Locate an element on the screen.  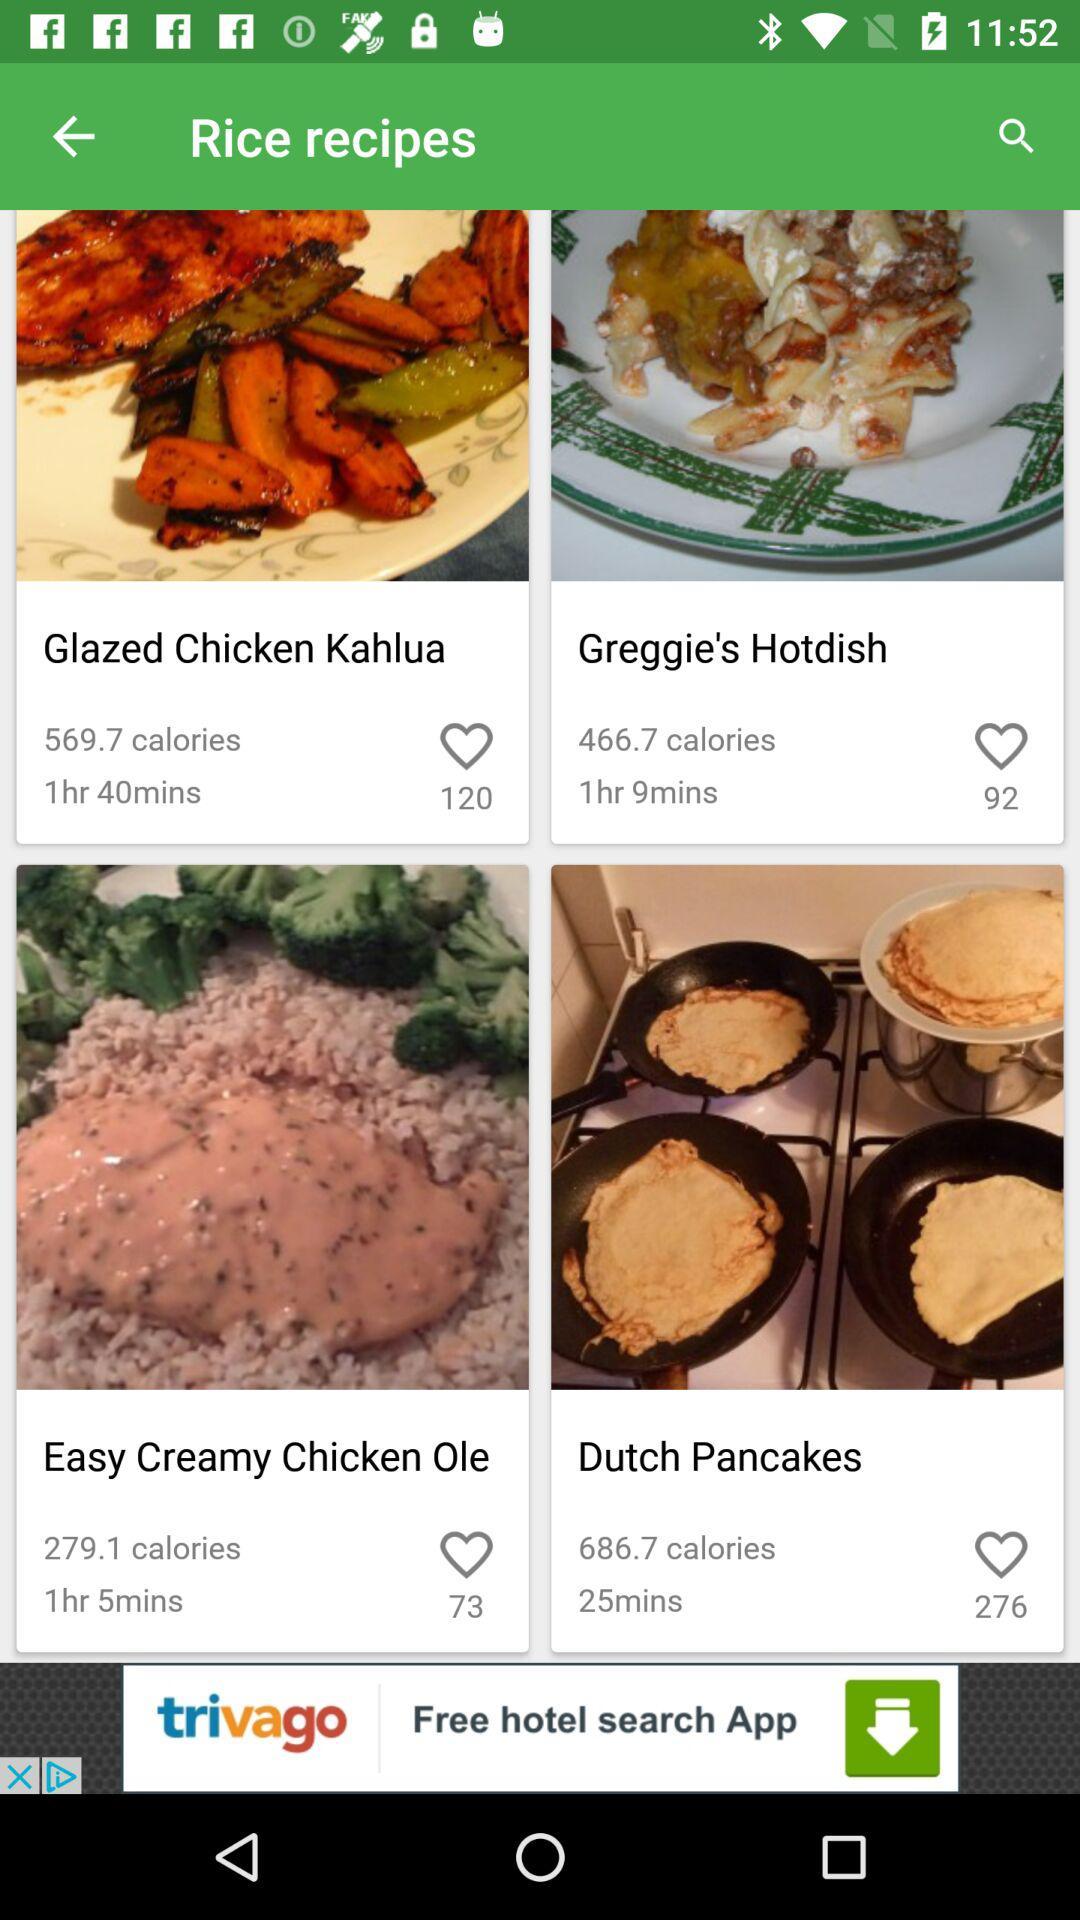
the text which is above the 6867 calories is located at coordinates (806, 1455).